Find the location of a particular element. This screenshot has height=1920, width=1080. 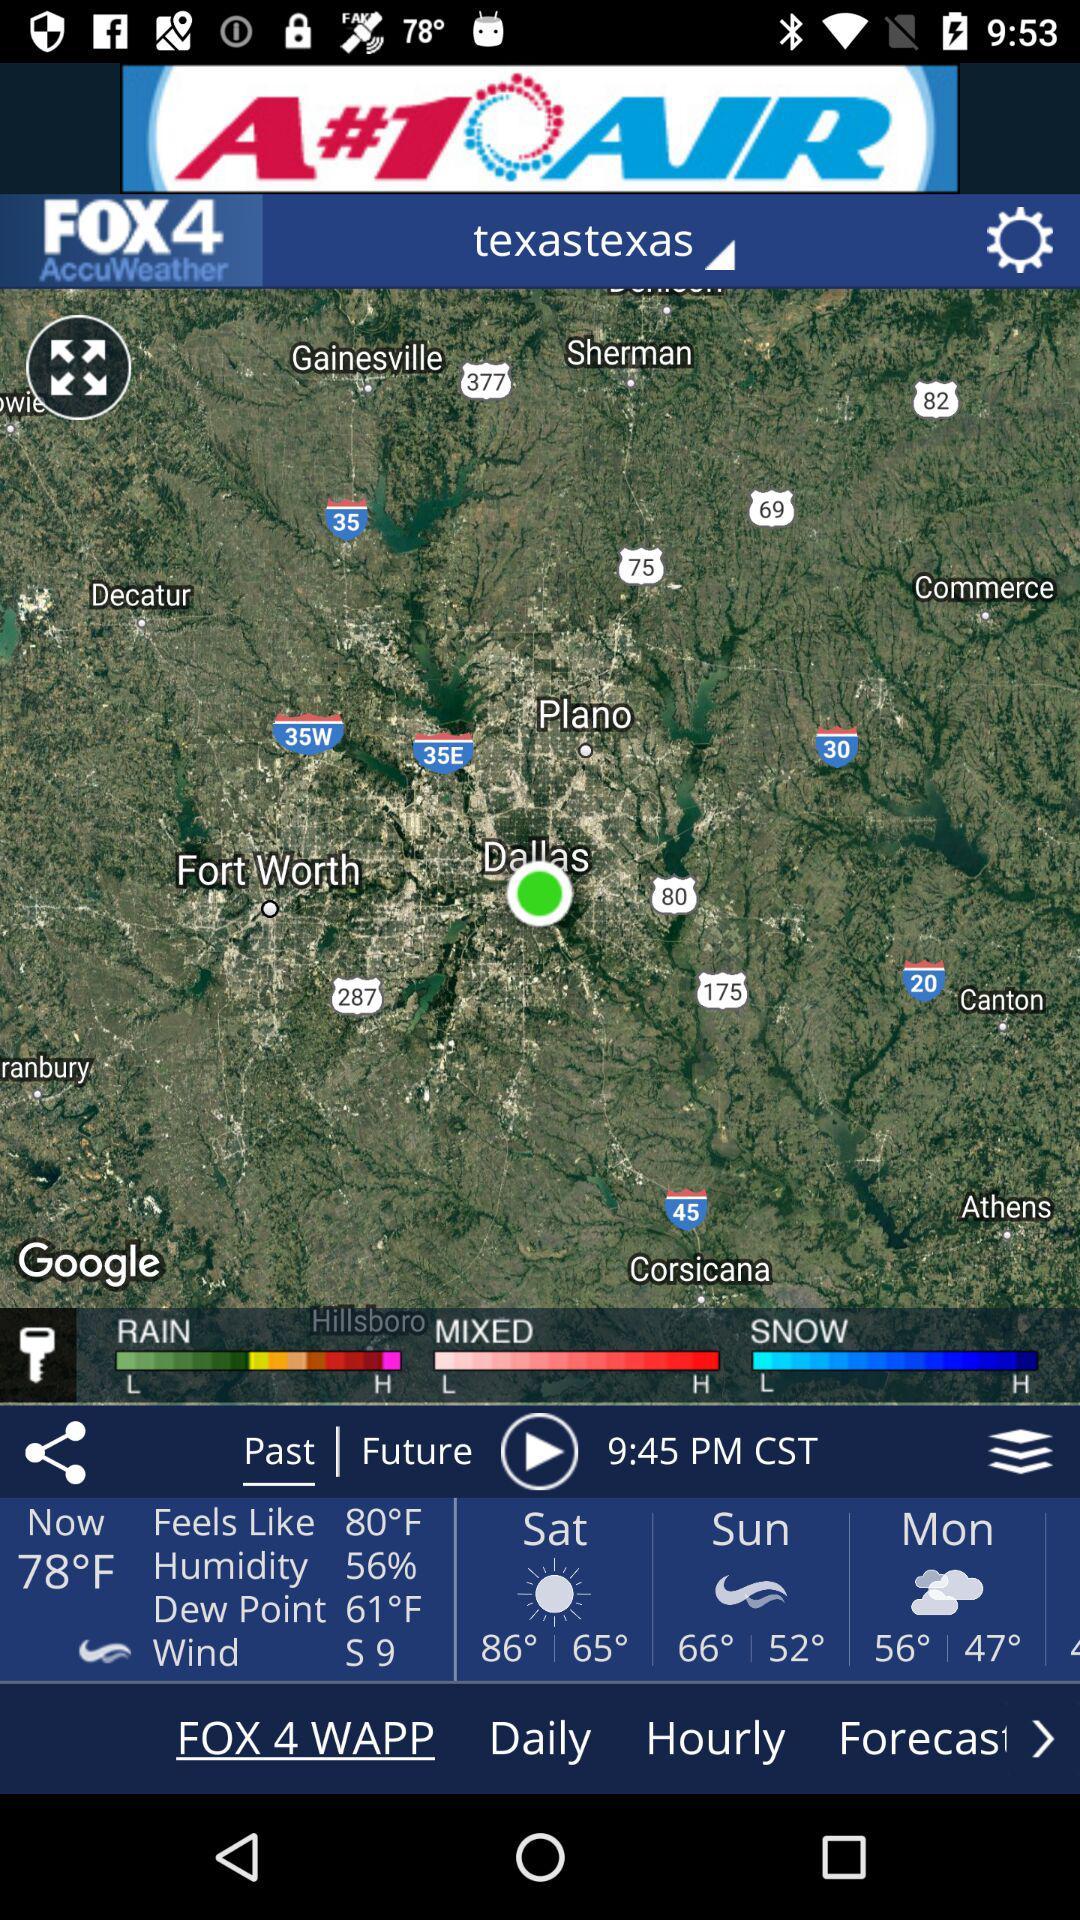

animate map weather is located at coordinates (538, 1451).